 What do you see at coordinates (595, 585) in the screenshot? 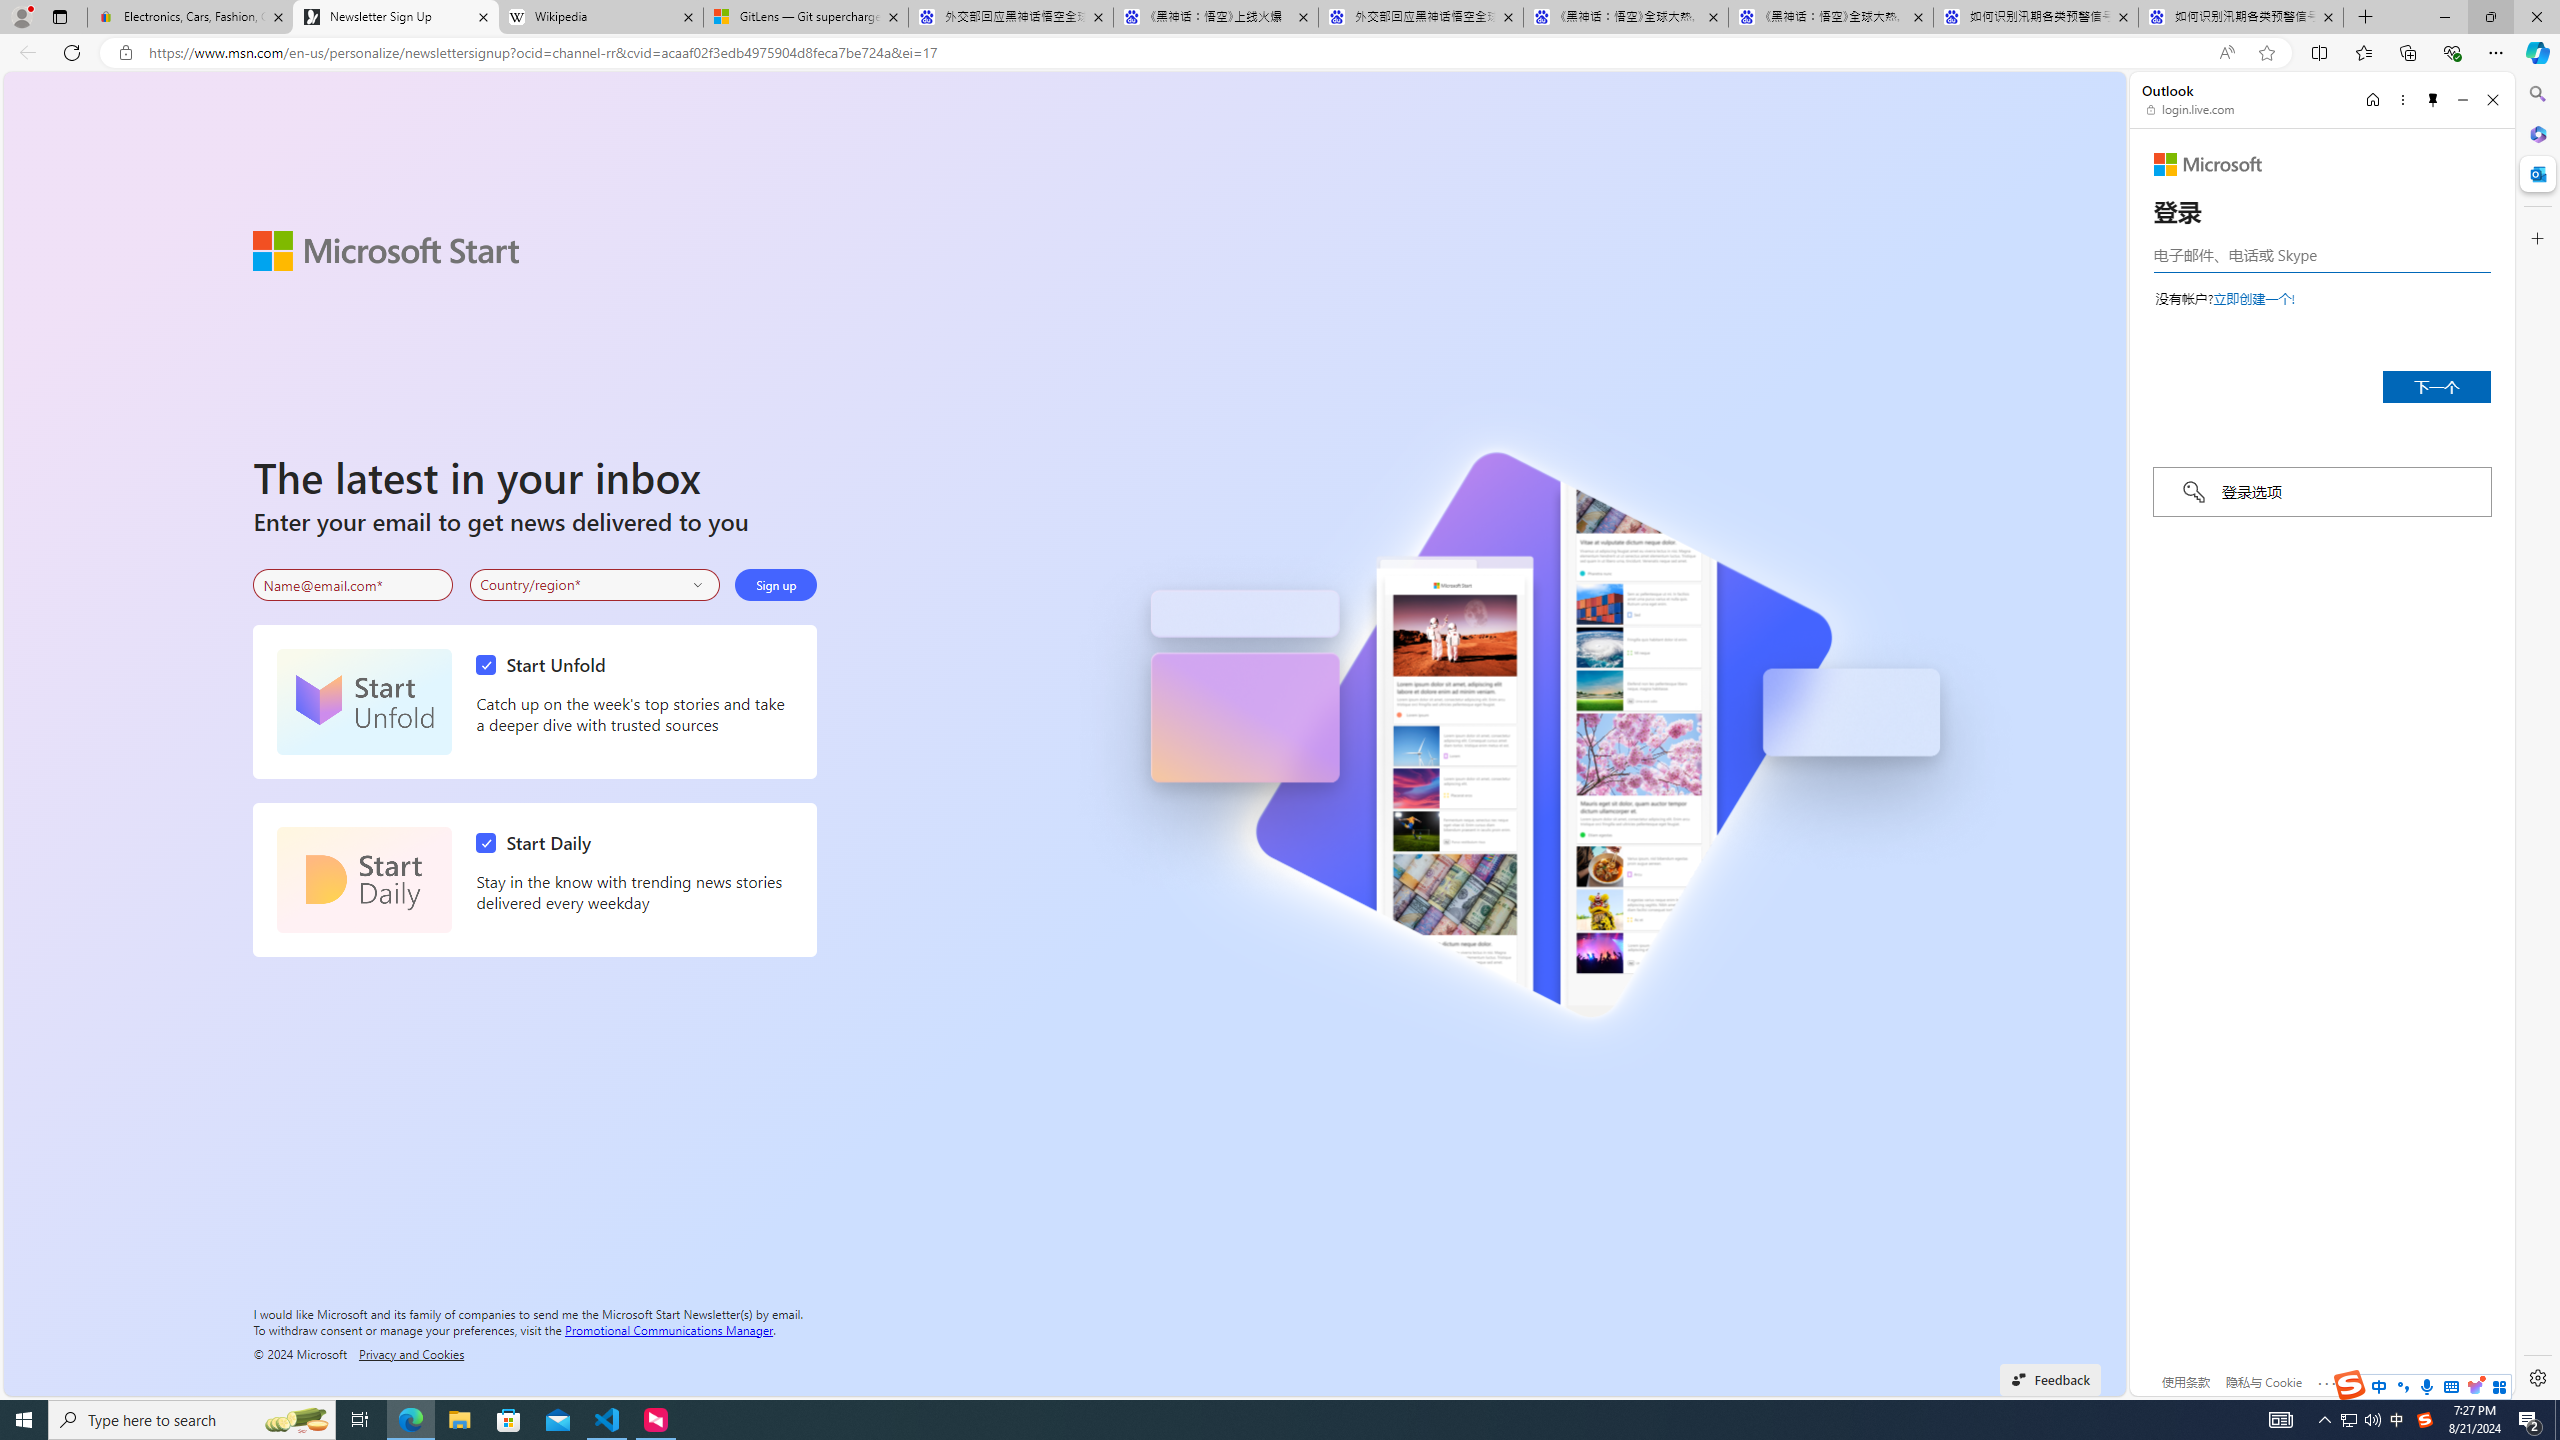
I see `'Select your country'` at bounding box center [595, 585].